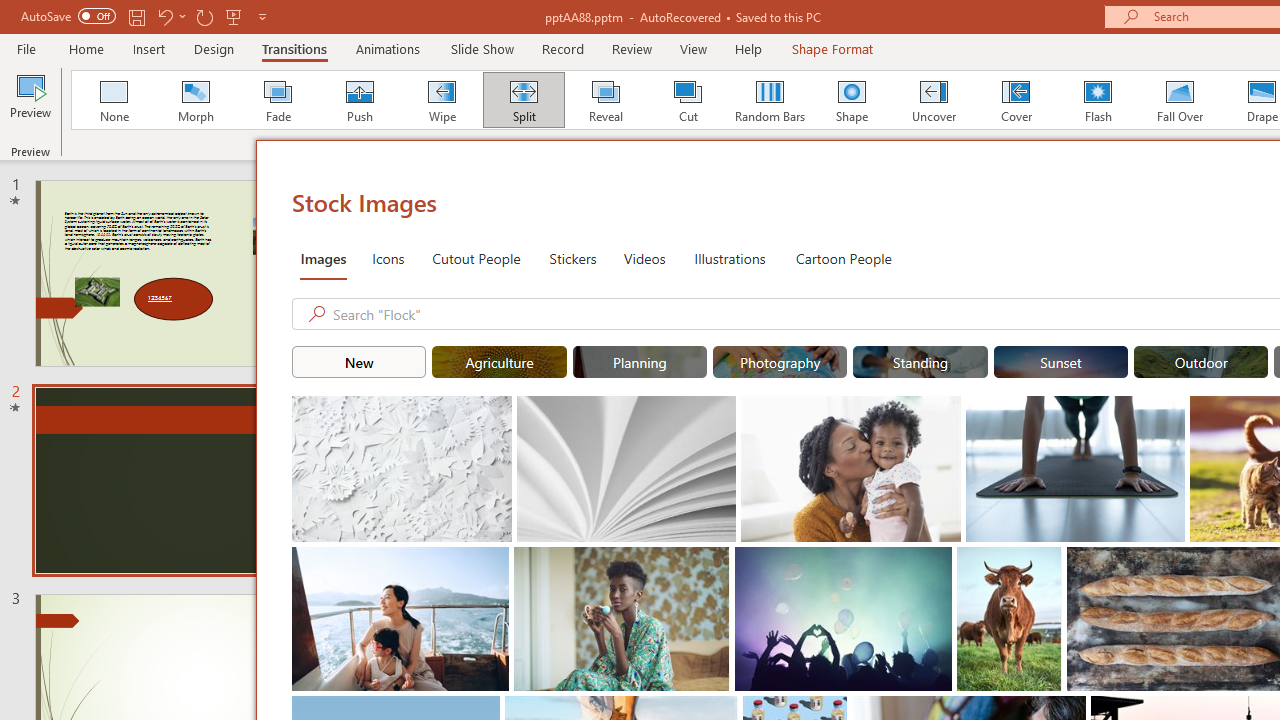 This screenshot has width=1280, height=720. Describe the element at coordinates (630, 48) in the screenshot. I see `'Review'` at that location.